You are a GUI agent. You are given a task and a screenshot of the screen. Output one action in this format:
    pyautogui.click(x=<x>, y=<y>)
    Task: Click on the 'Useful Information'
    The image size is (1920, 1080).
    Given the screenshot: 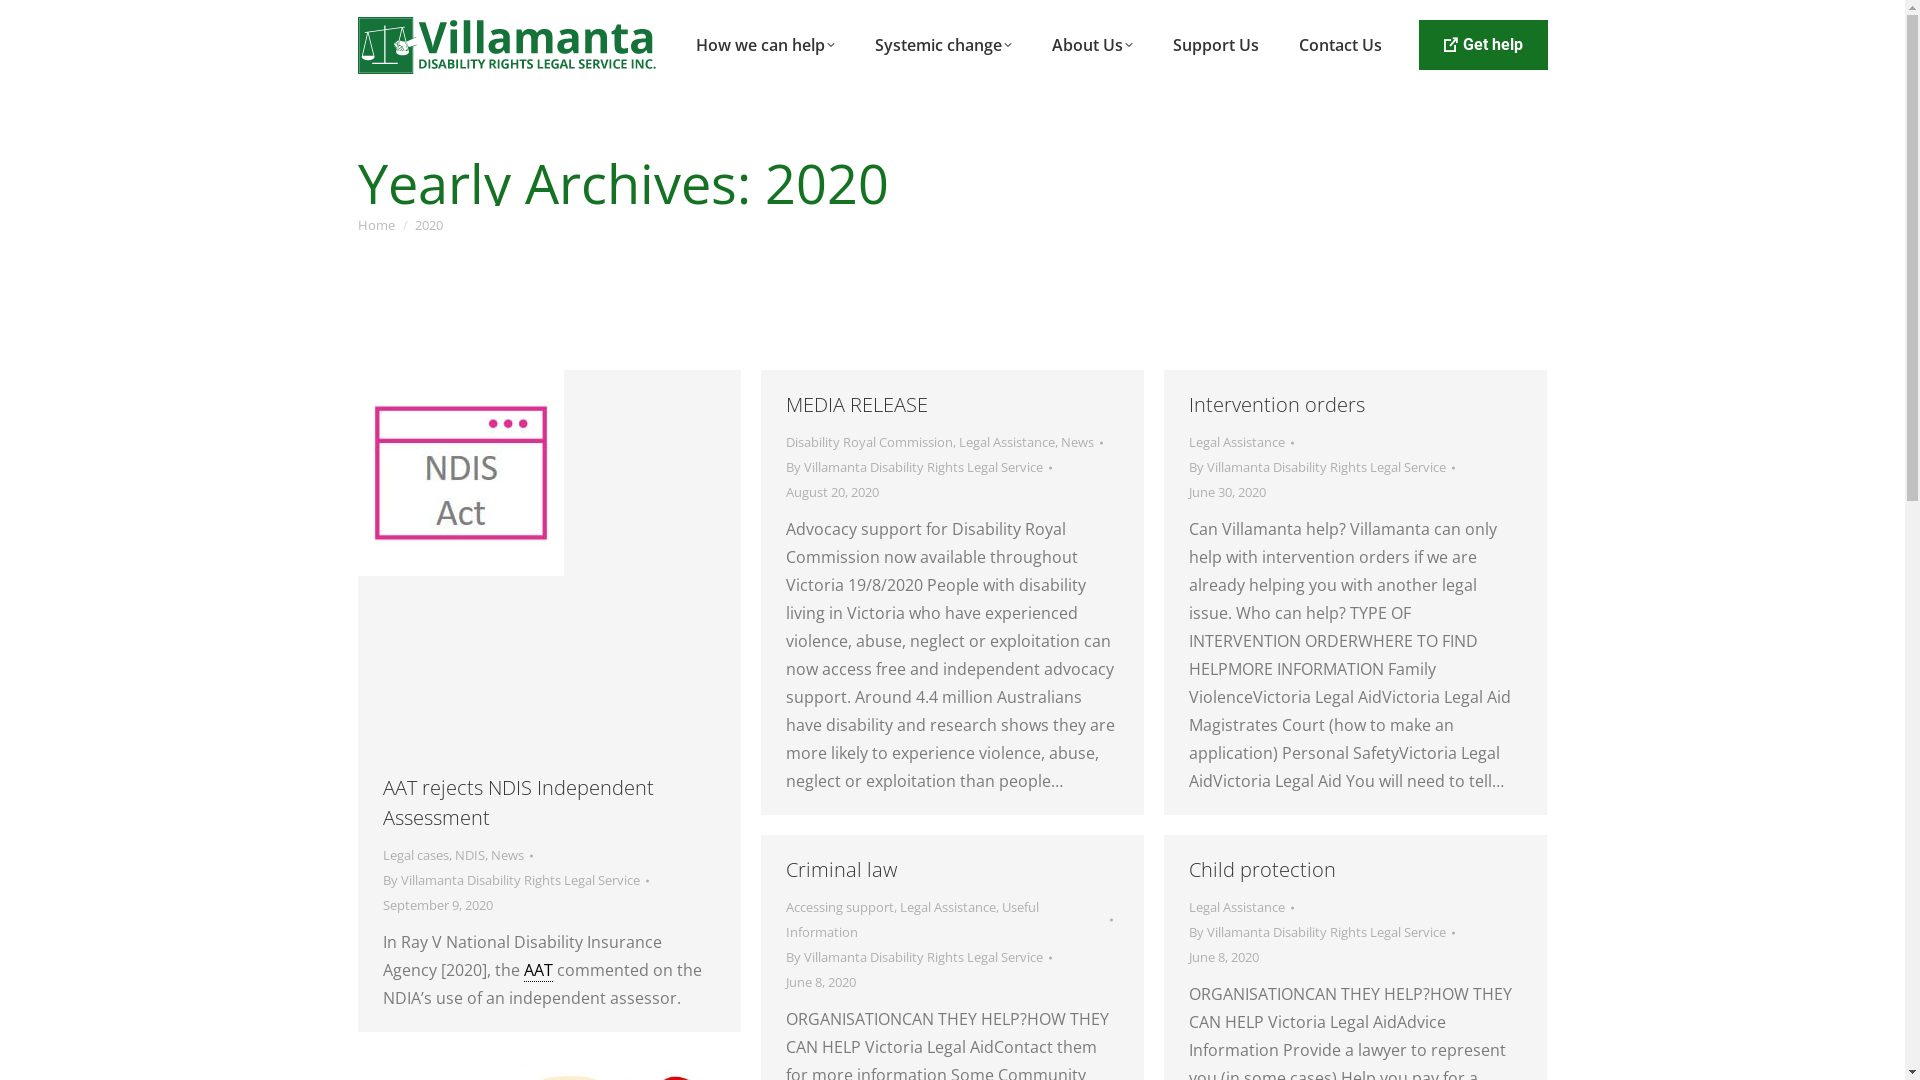 What is the action you would take?
    pyautogui.click(x=785, y=919)
    